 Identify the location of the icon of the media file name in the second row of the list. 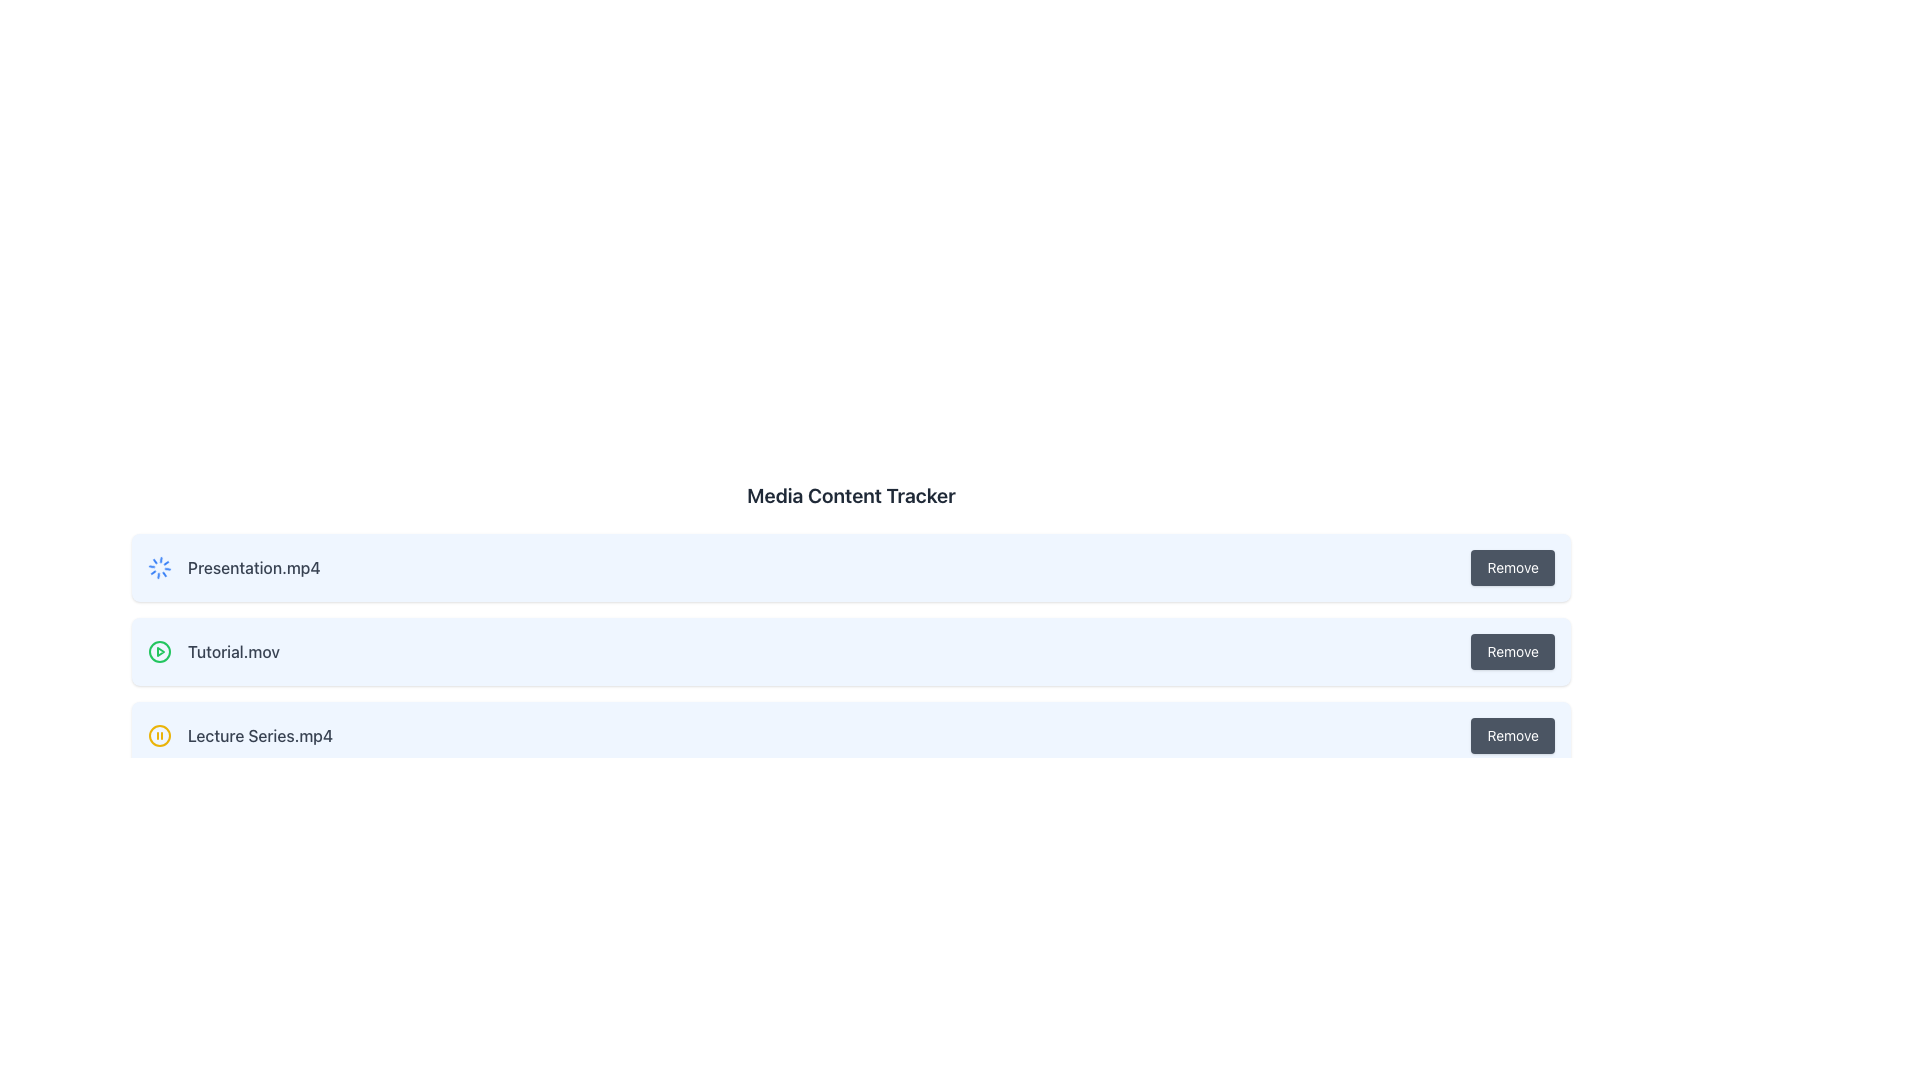
(213, 651).